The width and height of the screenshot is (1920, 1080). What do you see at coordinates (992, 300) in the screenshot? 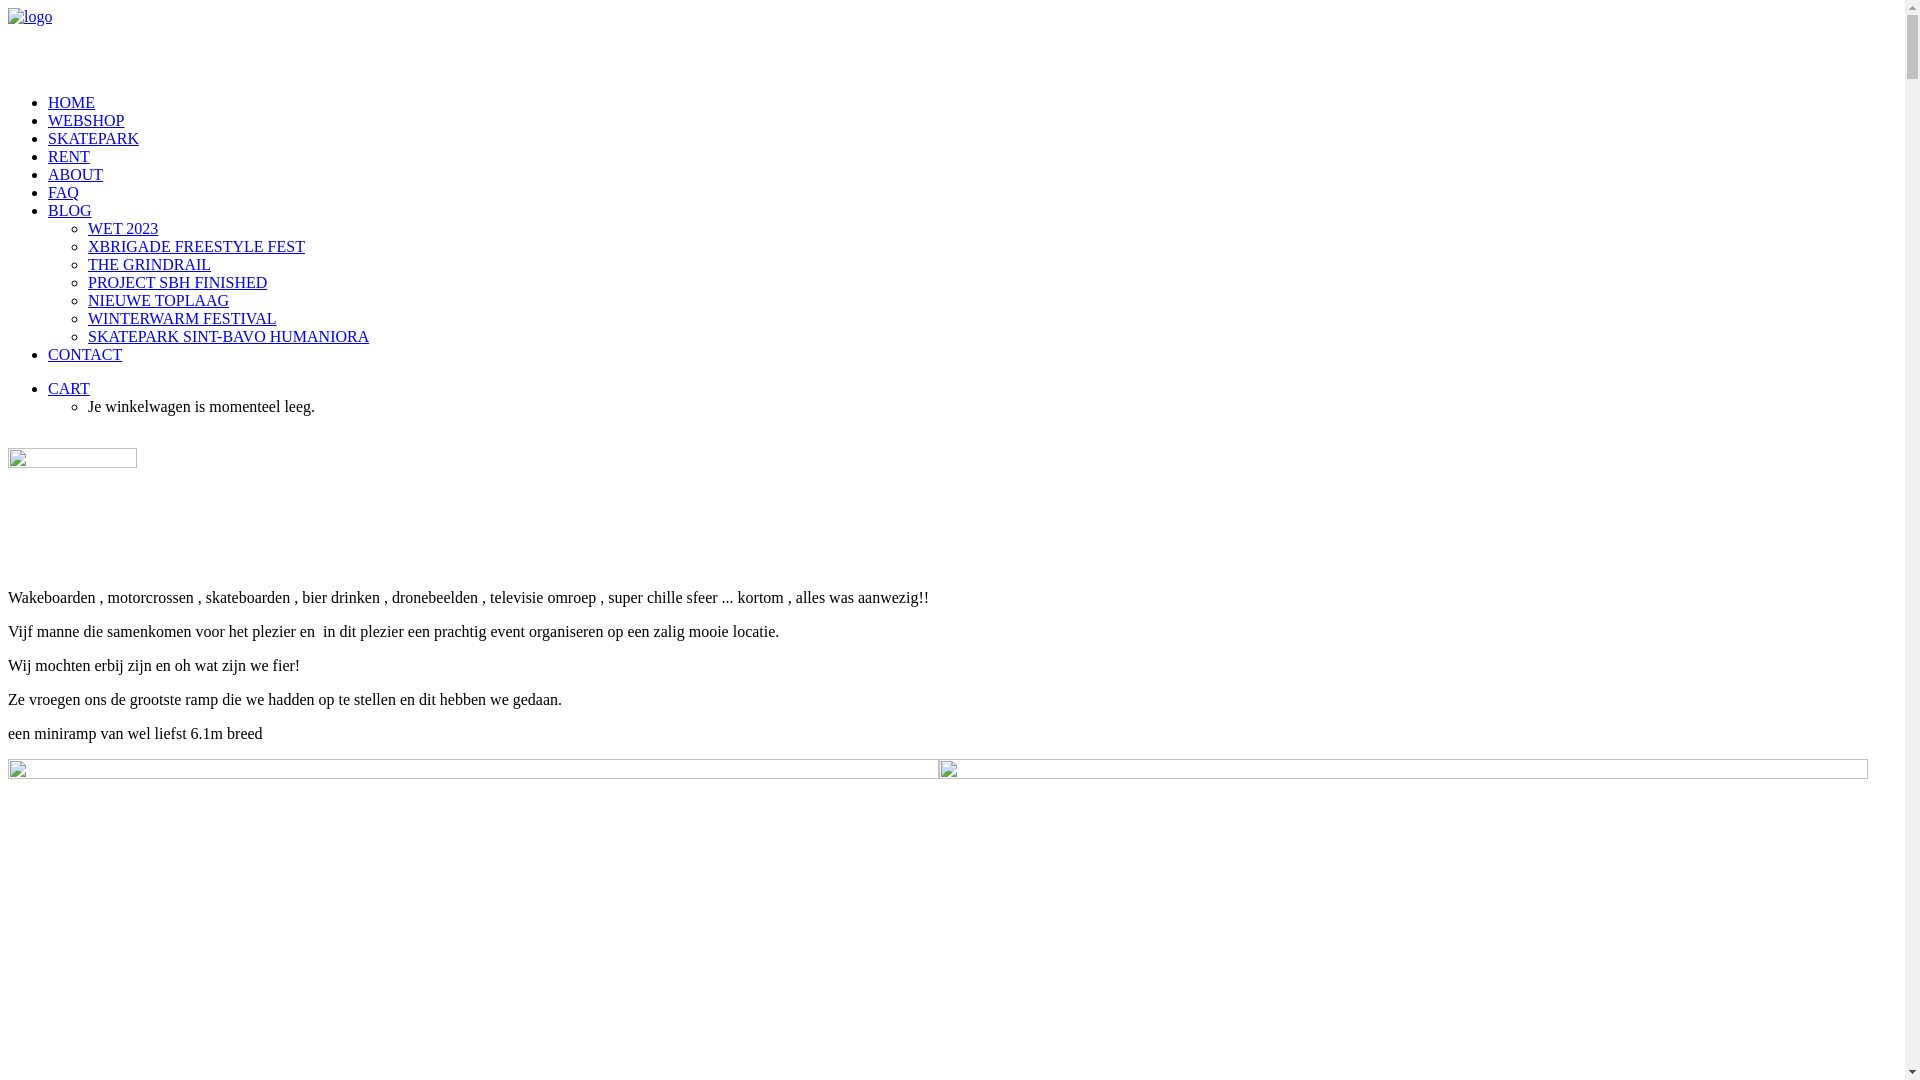
I see `'NIEUWE TOPLAAG'` at bounding box center [992, 300].